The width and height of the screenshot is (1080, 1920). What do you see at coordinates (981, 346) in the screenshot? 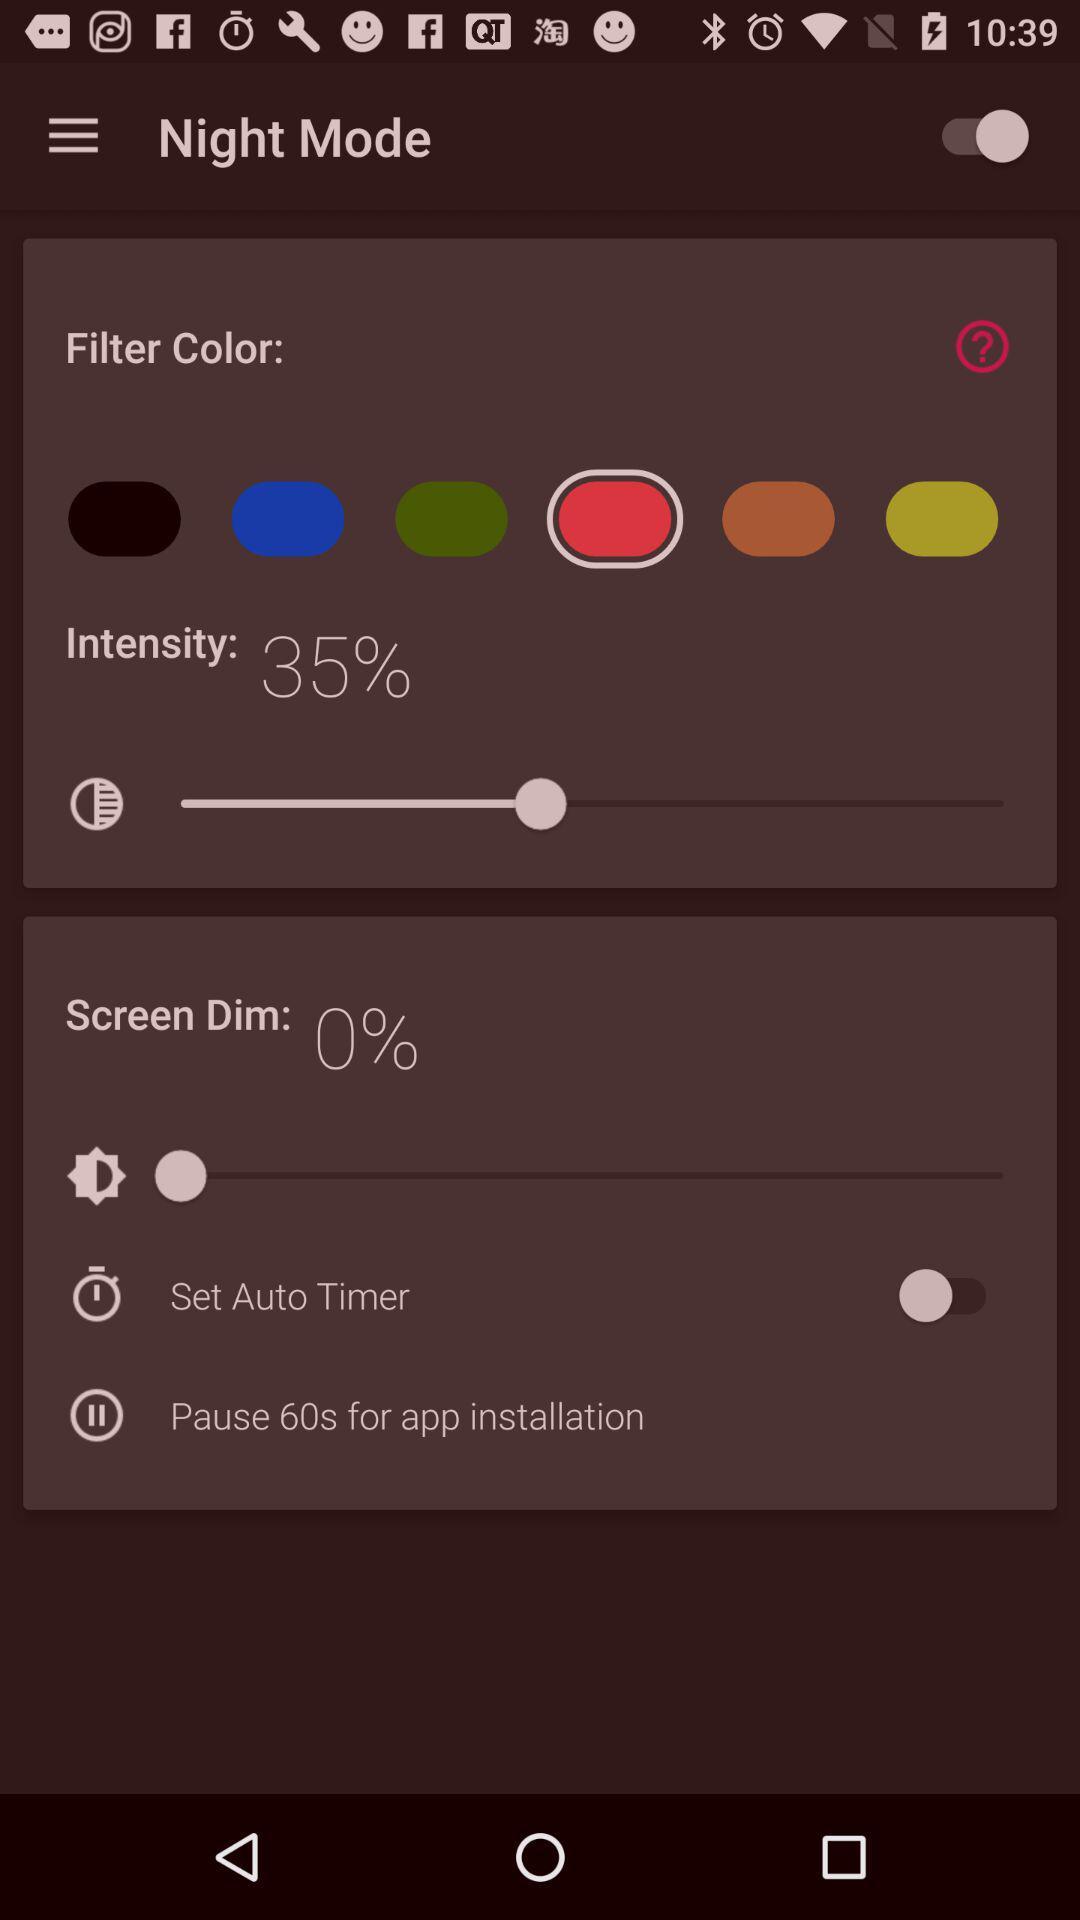
I see `choose faqs` at bounding box center [981, 346].